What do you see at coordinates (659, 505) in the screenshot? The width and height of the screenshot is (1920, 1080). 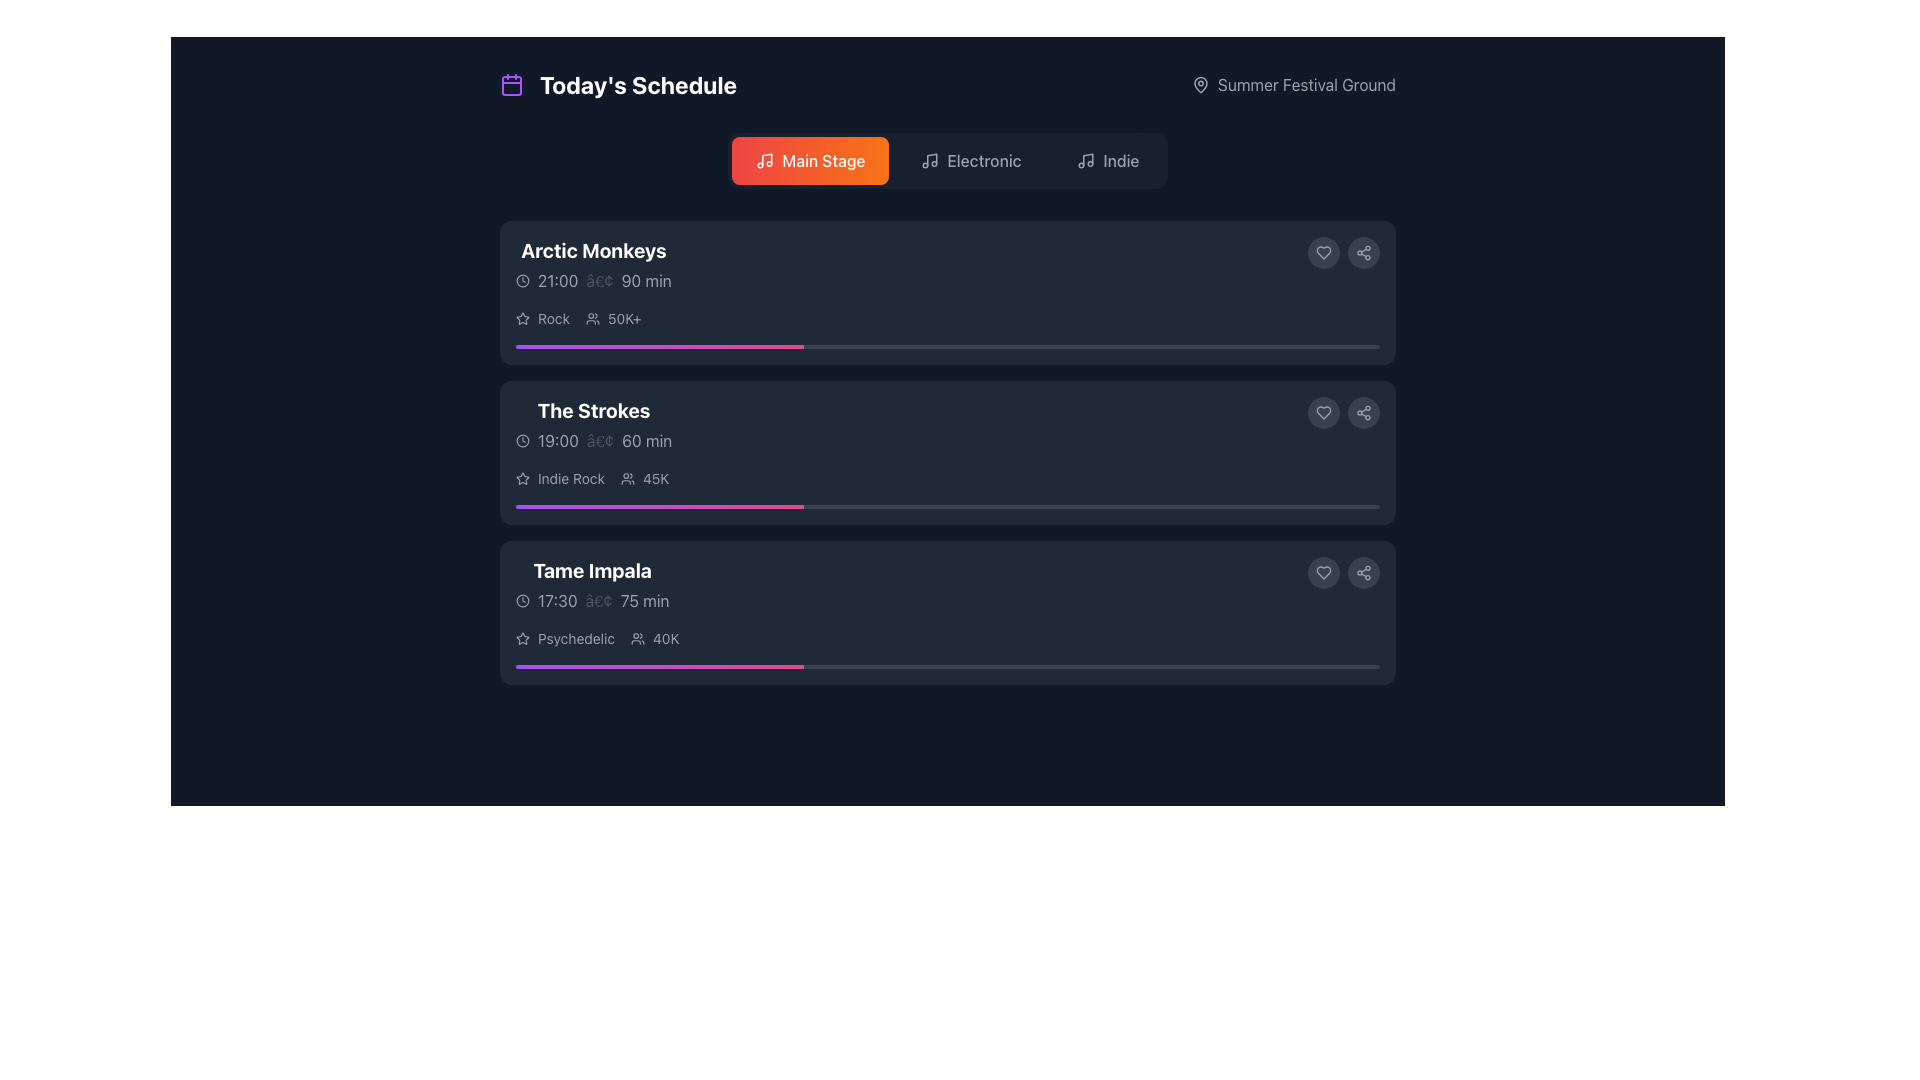 I see `the animated purple to pink gradient progress indicator located under 'The Strokes' in the music events list` at bounding box center [659, 505].